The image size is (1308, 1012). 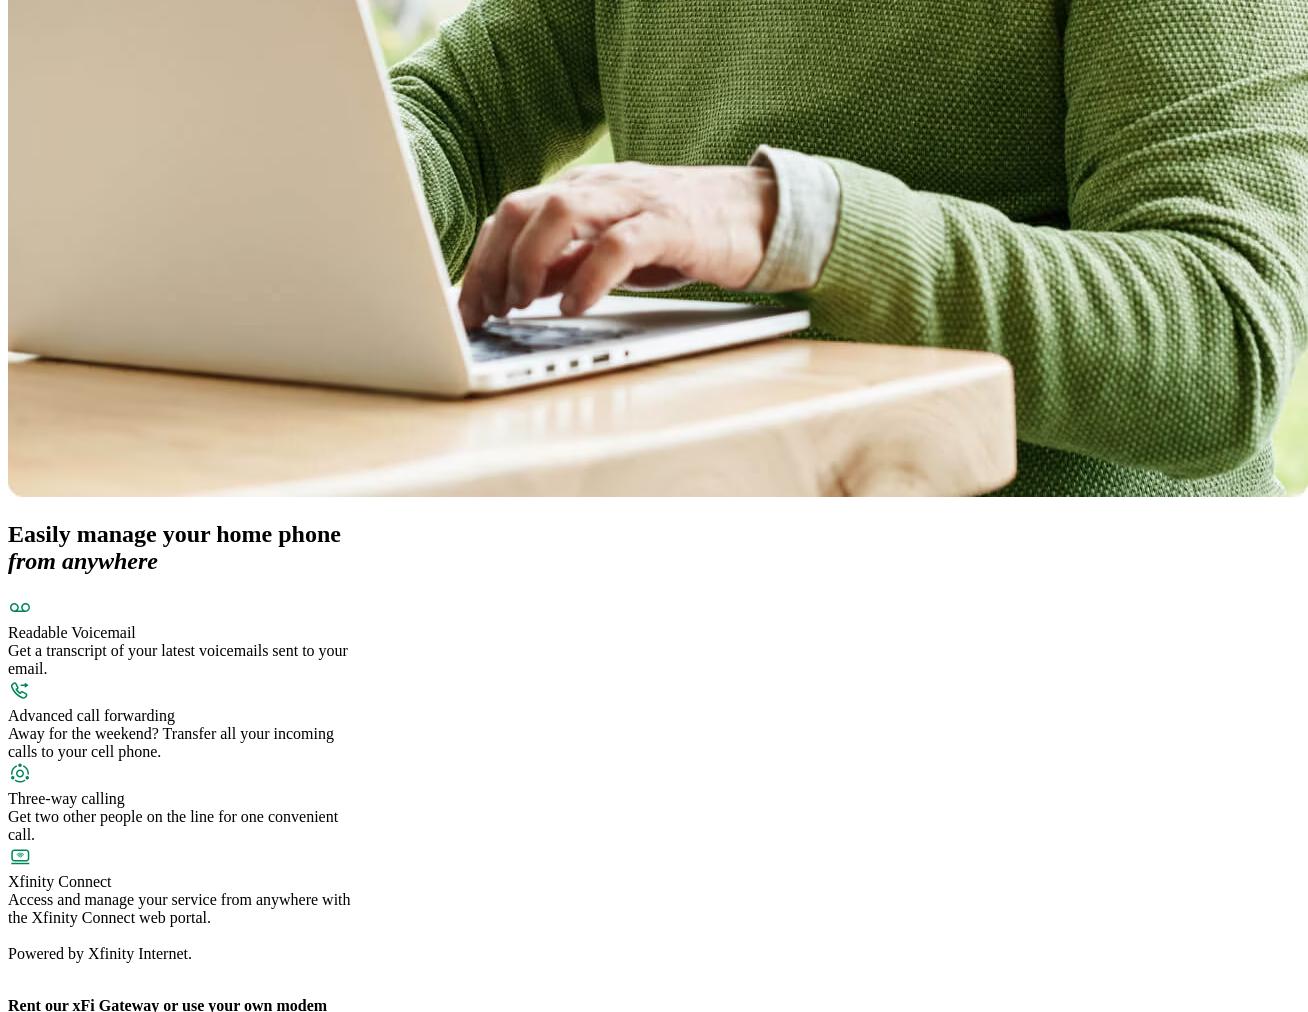 What do you see at coordinates (173, 824) in the screenshot?
I see `'Get two other people on the line for one convenient call.'` at bounding box center [173, 824].